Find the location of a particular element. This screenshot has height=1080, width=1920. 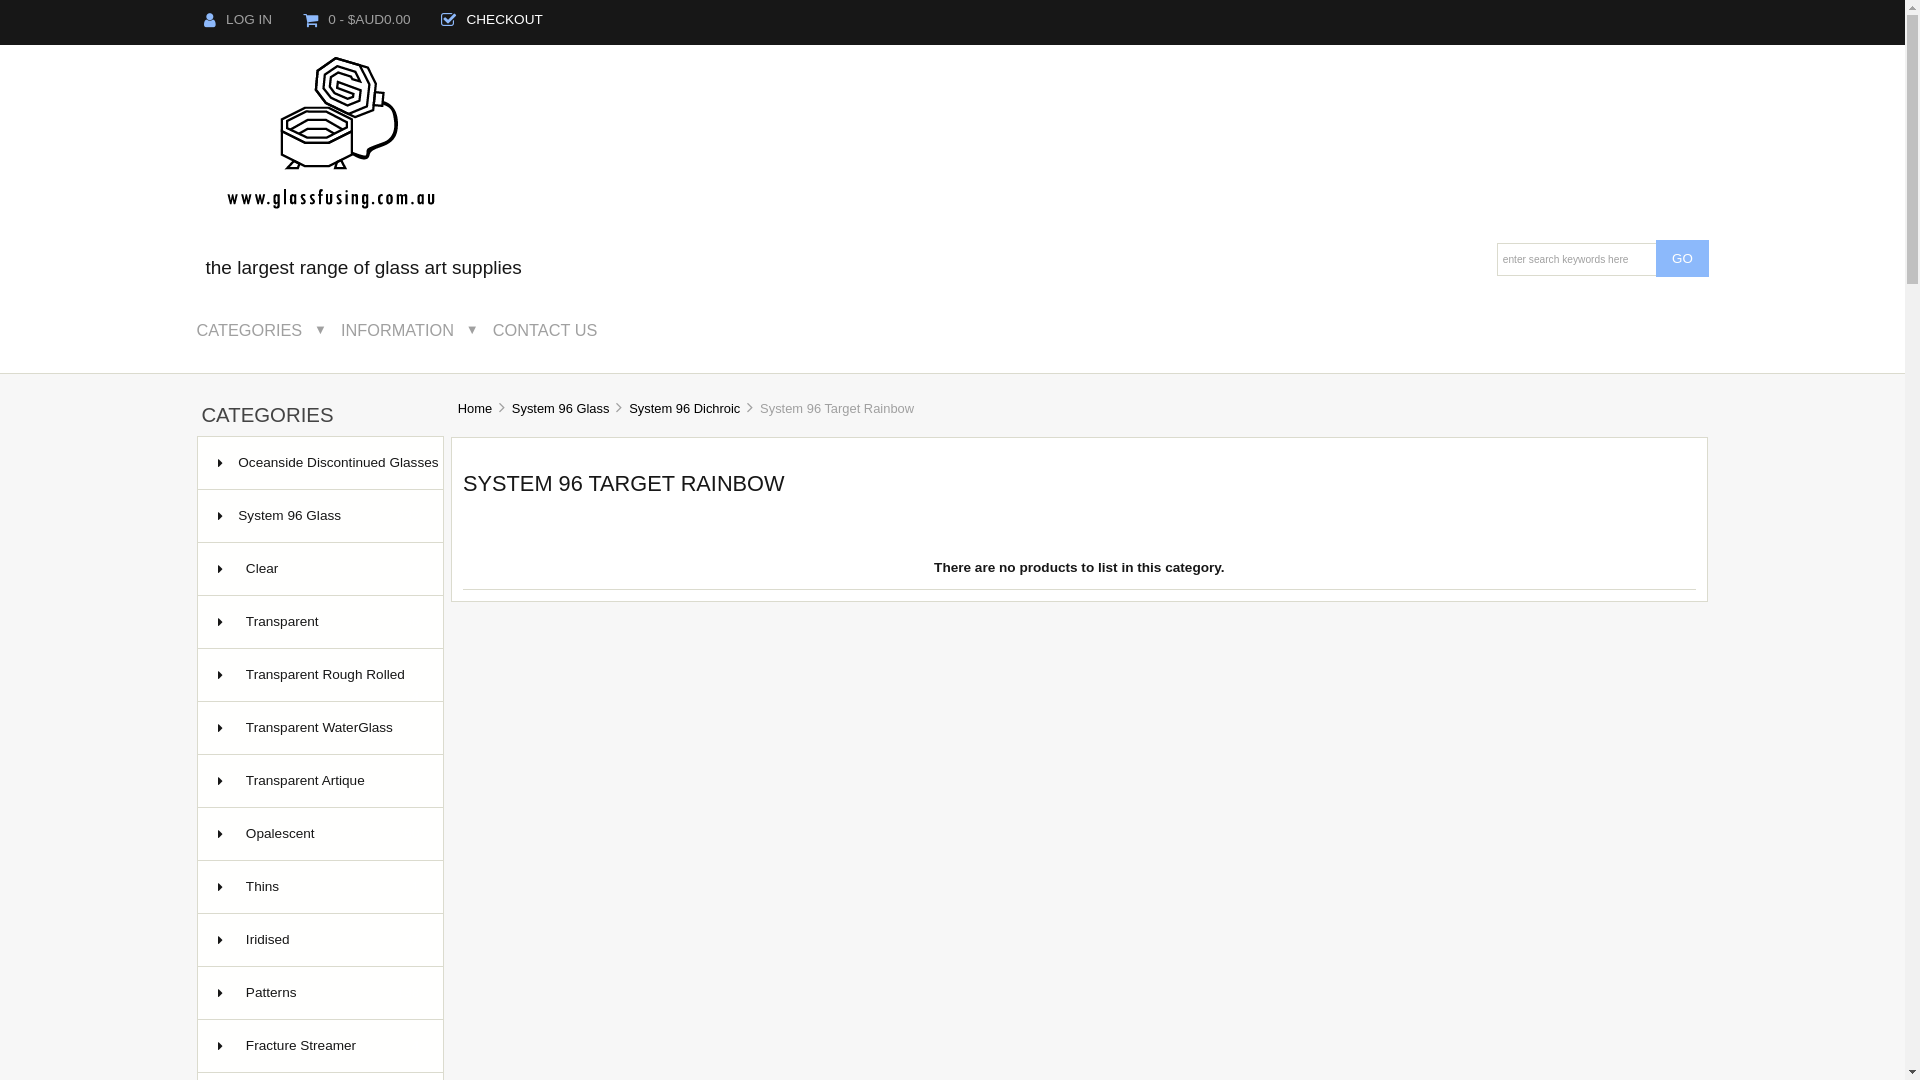

'go' is located at coordinates (1681, 257).